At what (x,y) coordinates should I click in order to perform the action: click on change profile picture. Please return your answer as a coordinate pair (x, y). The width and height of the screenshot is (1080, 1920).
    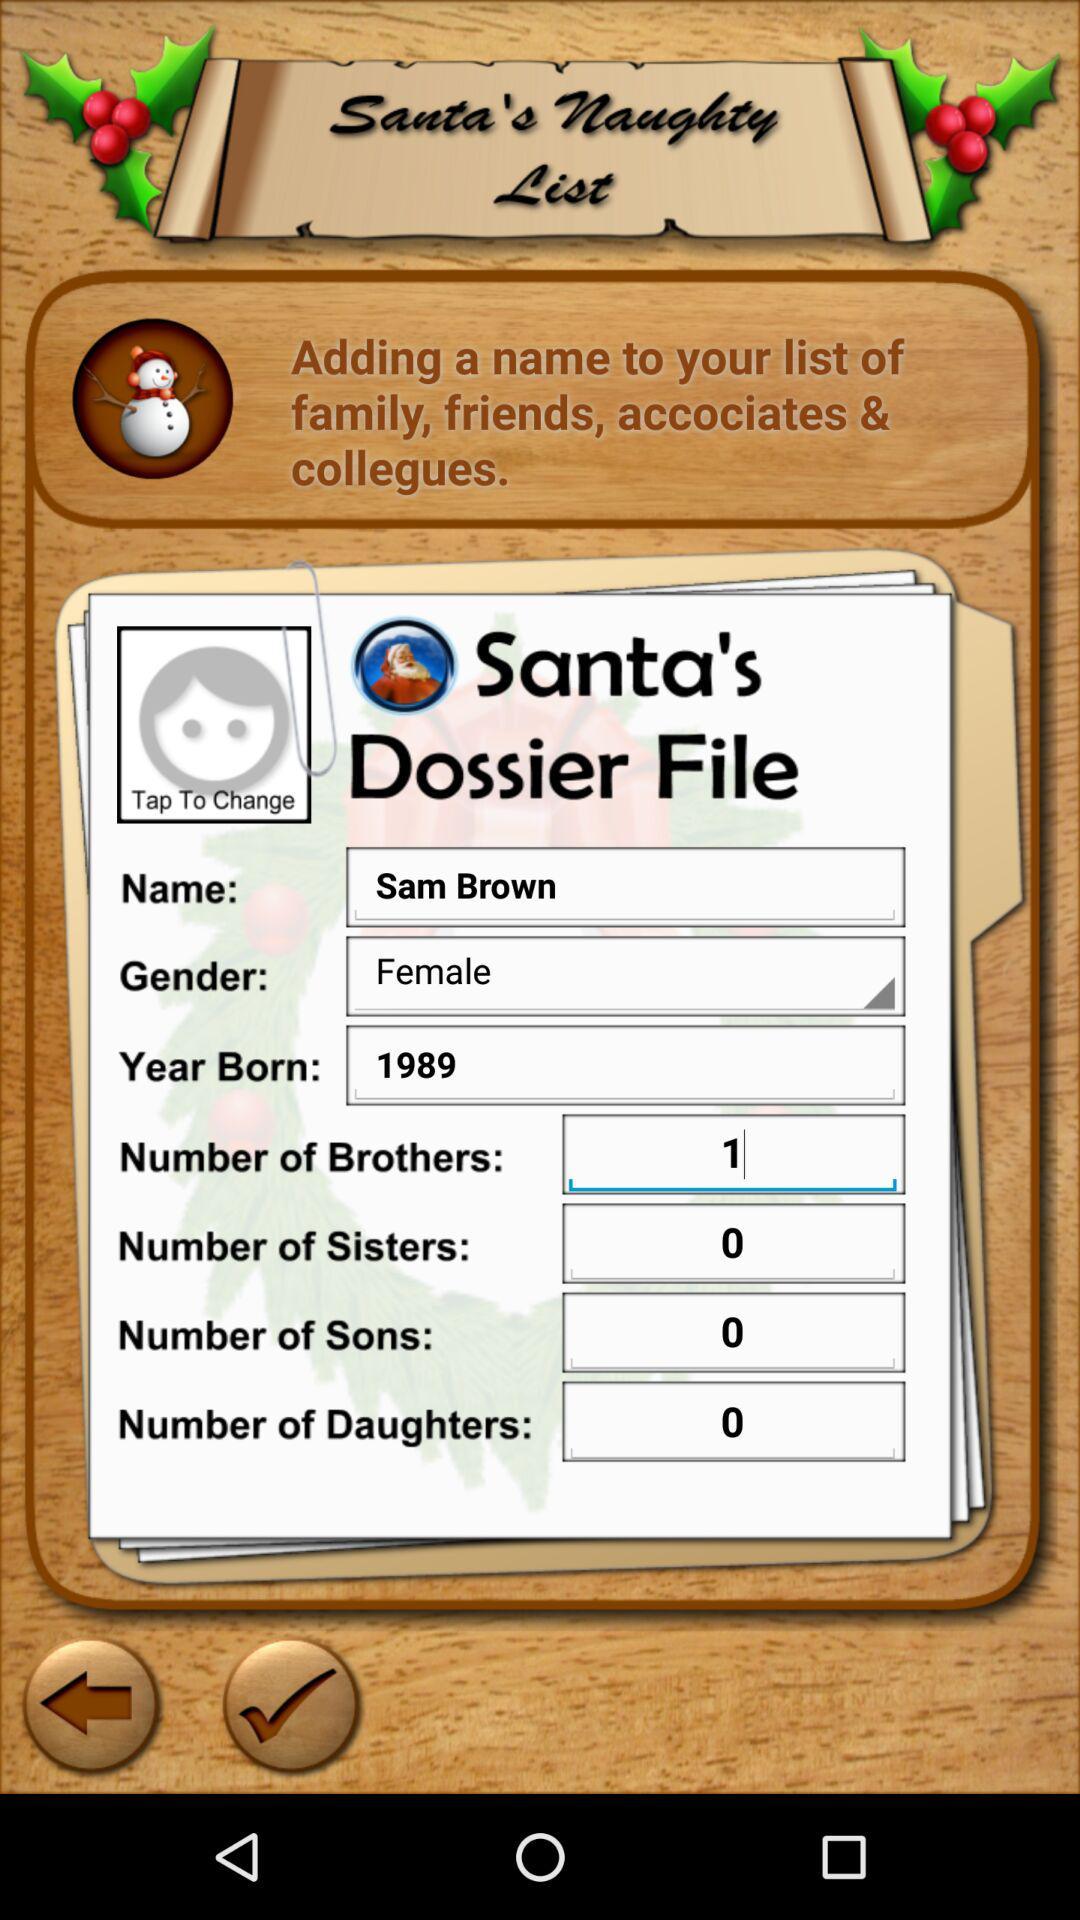
    Looking at the image, I should click on (214, 723).